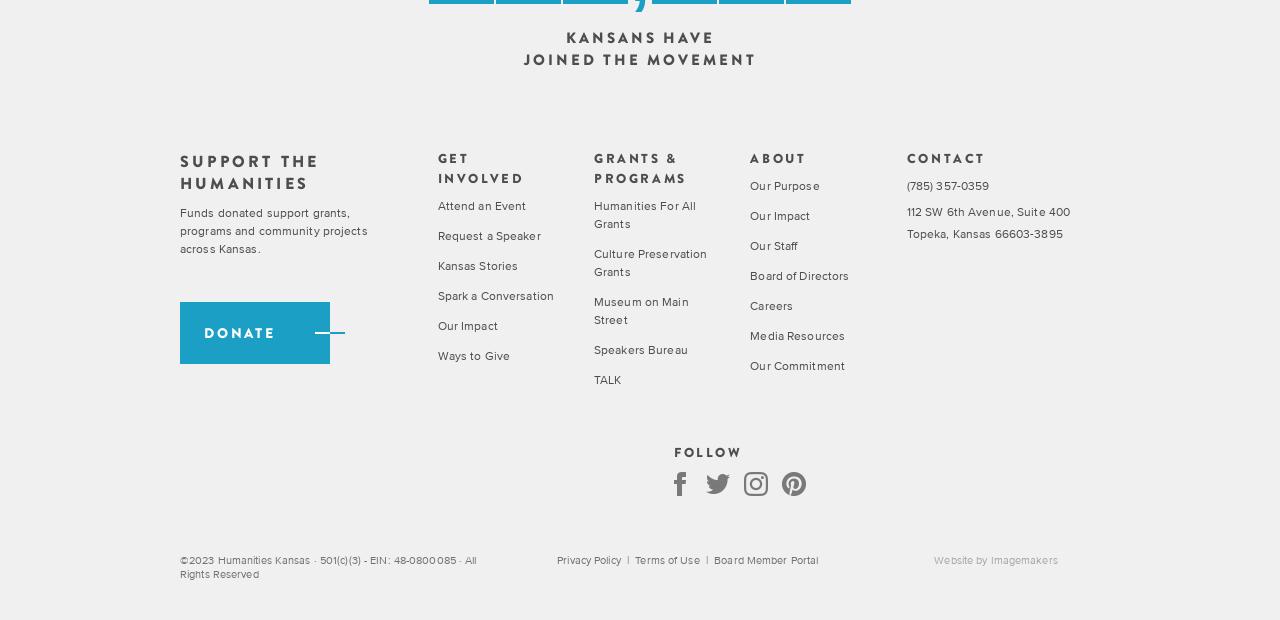 The width and height of the screenshot is (1280, 620). Describe the element at coordinates (638, 166) in the screenshot. I see `'Grants & Programs'` at that location.